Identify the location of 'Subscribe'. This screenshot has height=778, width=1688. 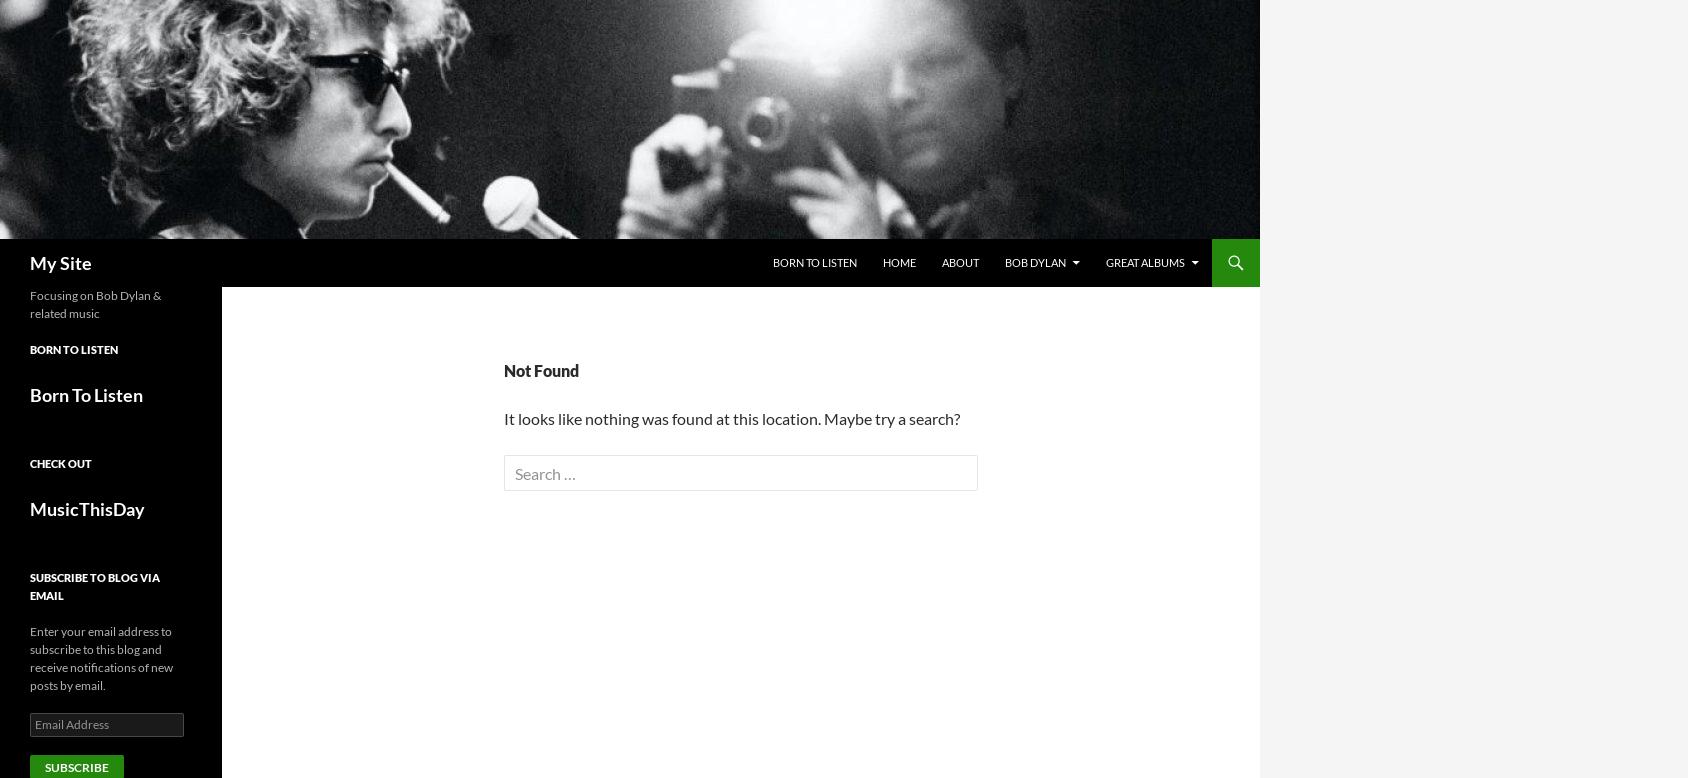
(75, 766).